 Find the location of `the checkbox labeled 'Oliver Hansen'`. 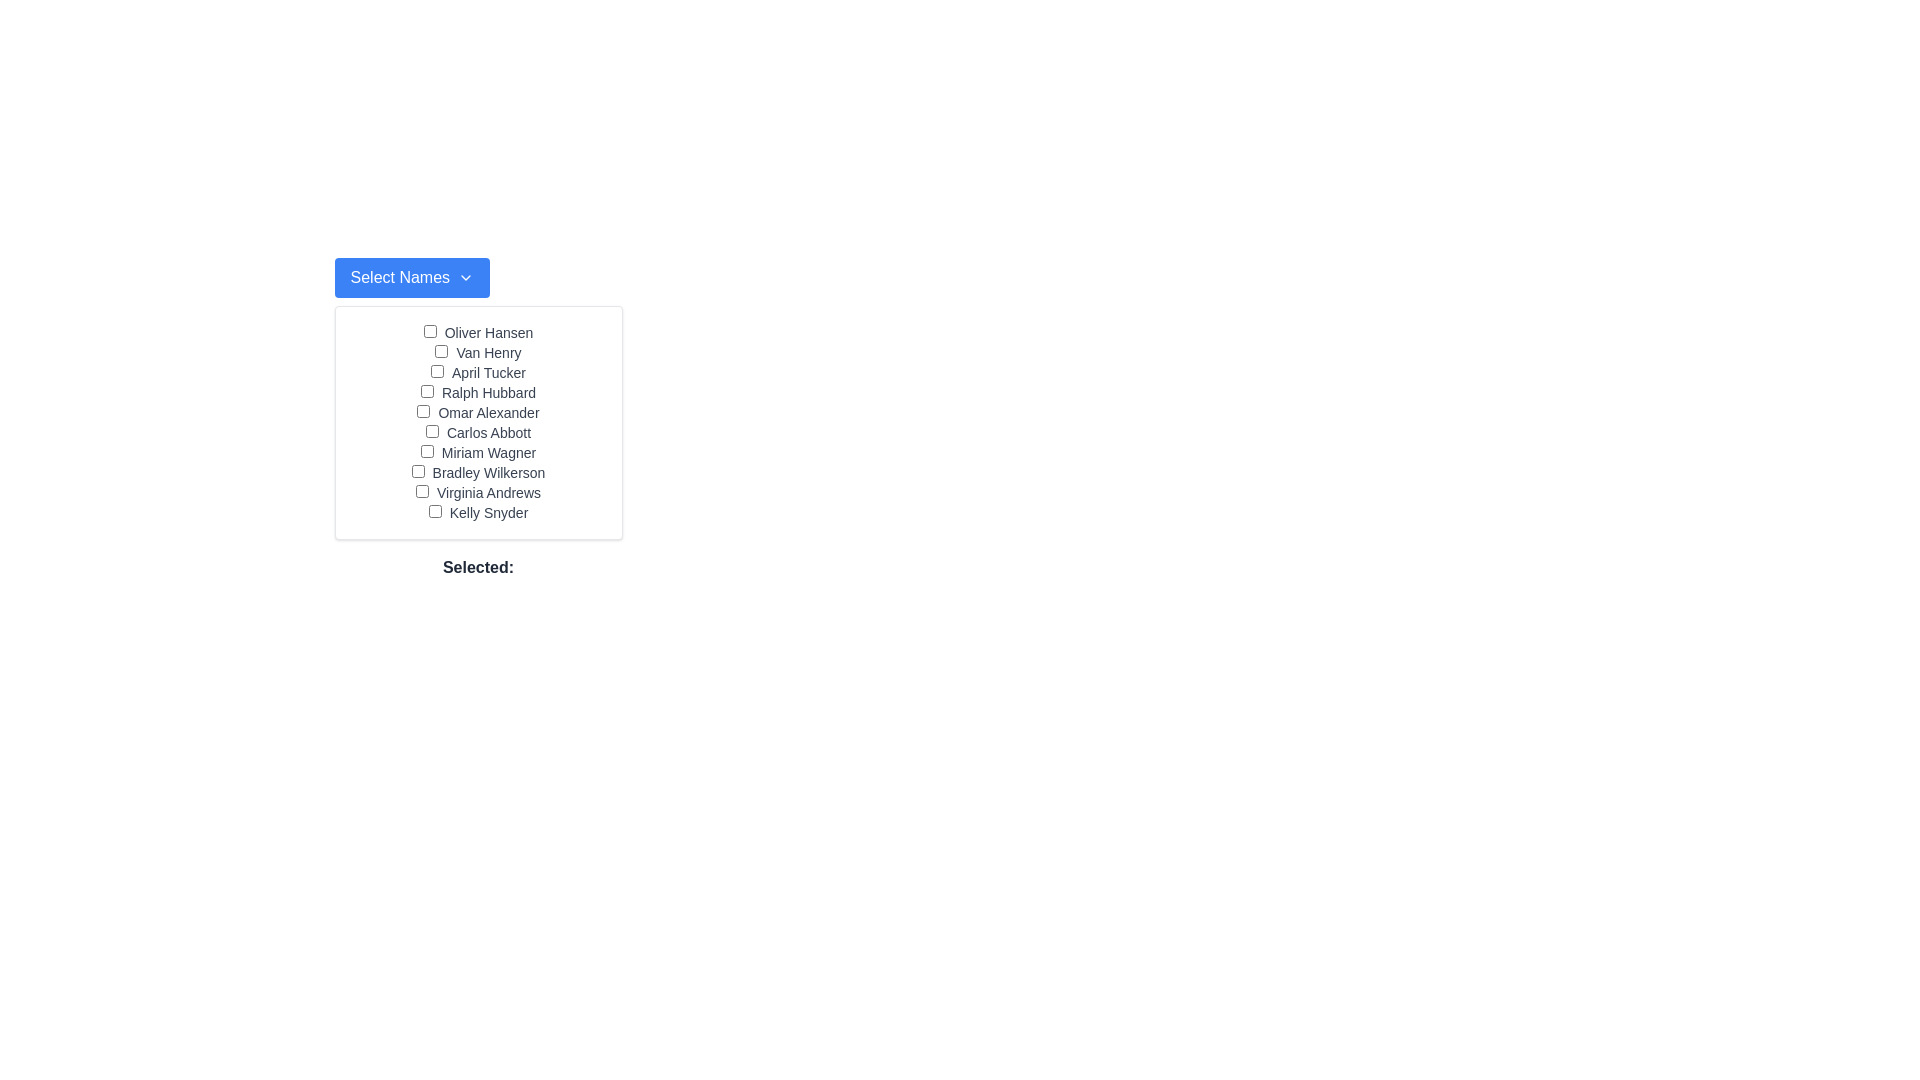

the checkbox labeled 'Oliver Hansen' is located at coordinates (429, 330).